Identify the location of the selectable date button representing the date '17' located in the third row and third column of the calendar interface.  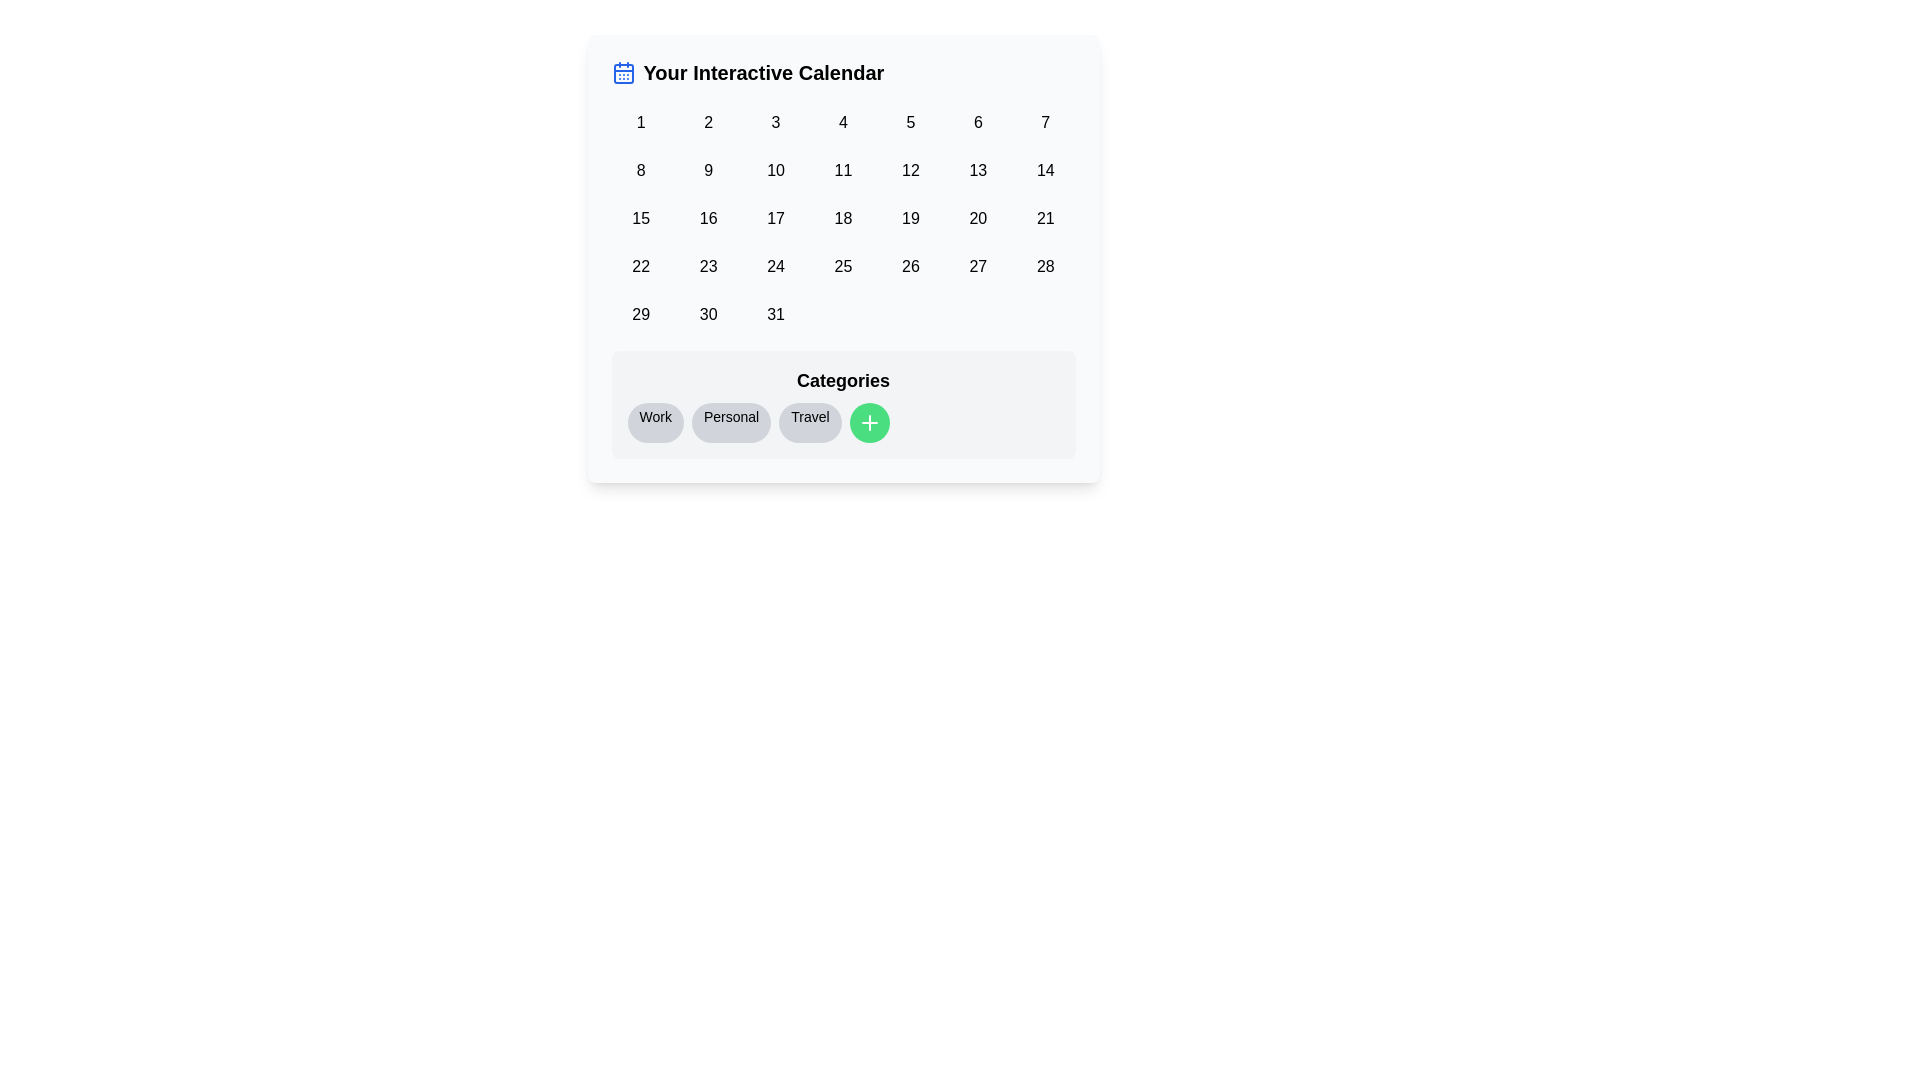
(775, 219).